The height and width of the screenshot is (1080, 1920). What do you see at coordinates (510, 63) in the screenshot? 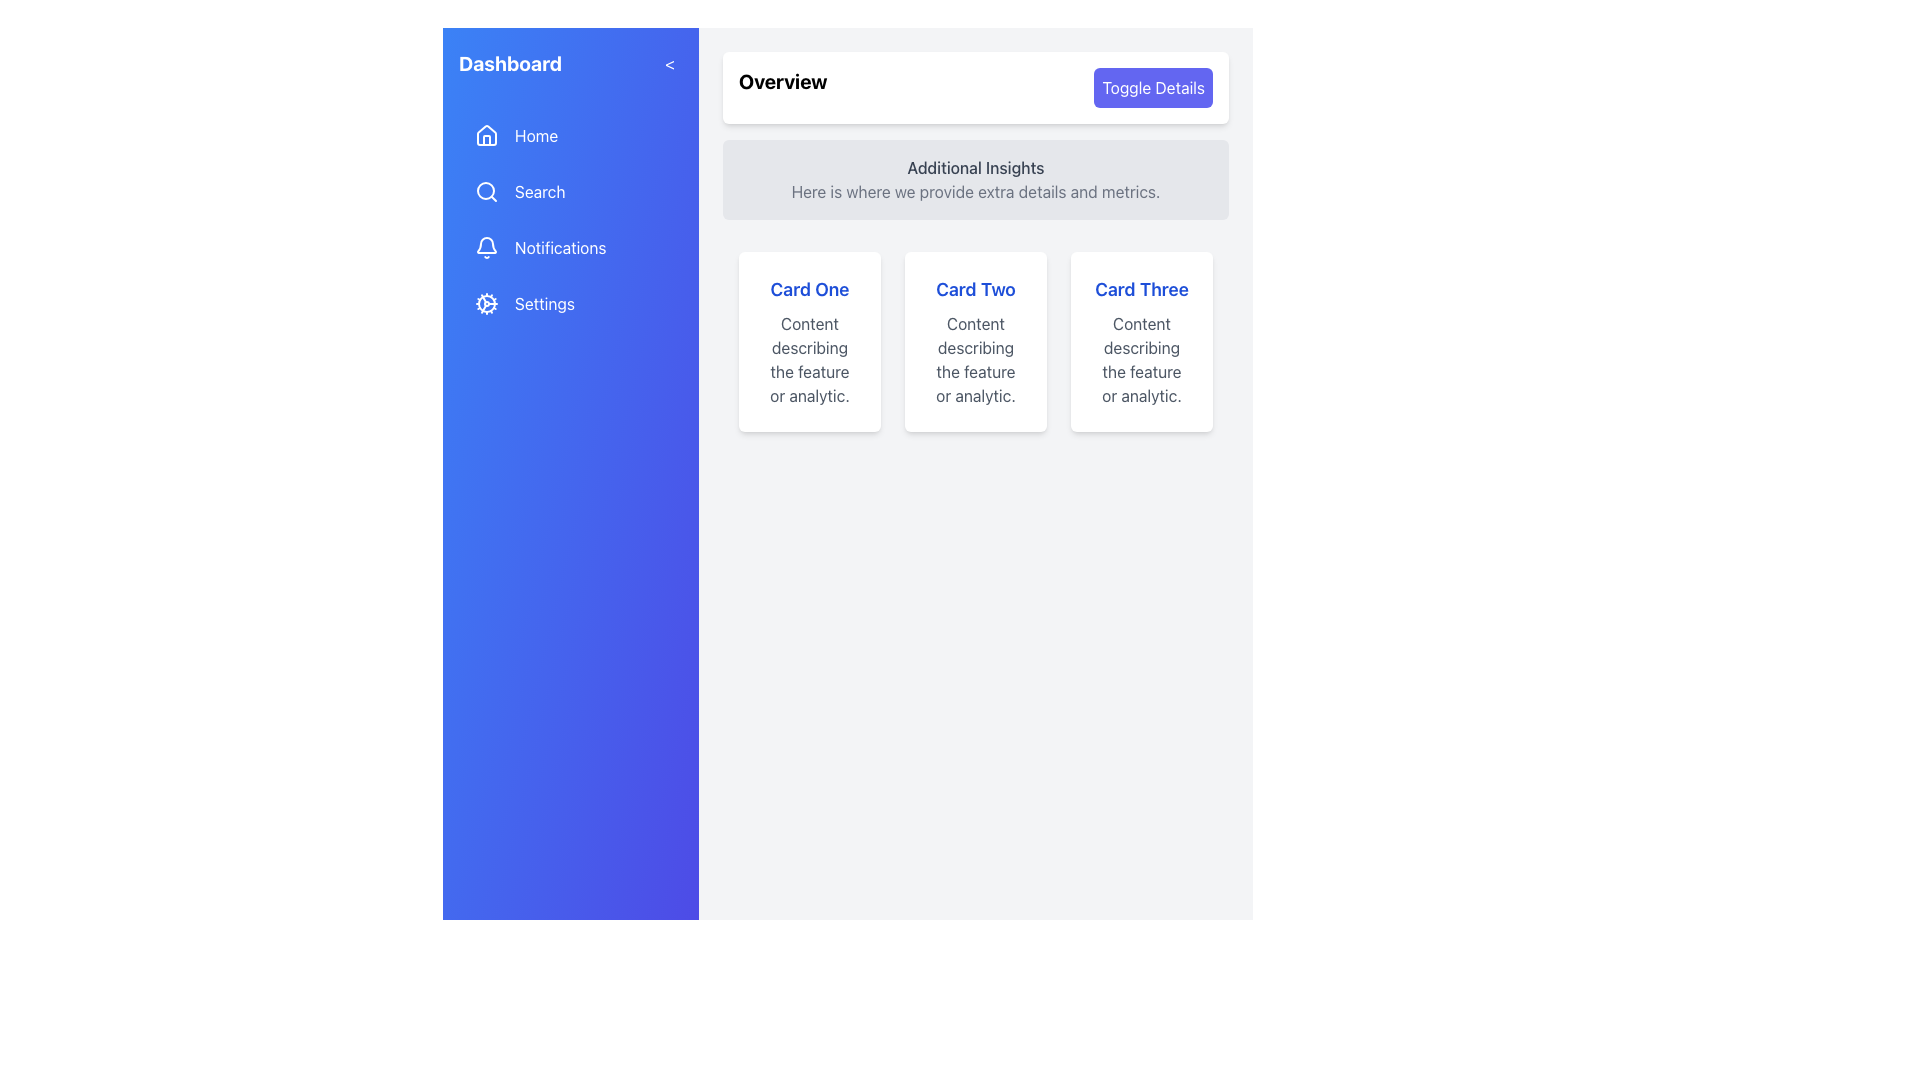
I see `the Text Label that serves as a title for the sidebar navigation, located near the top of the left-hand sidebar` at bounding box center [510, 63].